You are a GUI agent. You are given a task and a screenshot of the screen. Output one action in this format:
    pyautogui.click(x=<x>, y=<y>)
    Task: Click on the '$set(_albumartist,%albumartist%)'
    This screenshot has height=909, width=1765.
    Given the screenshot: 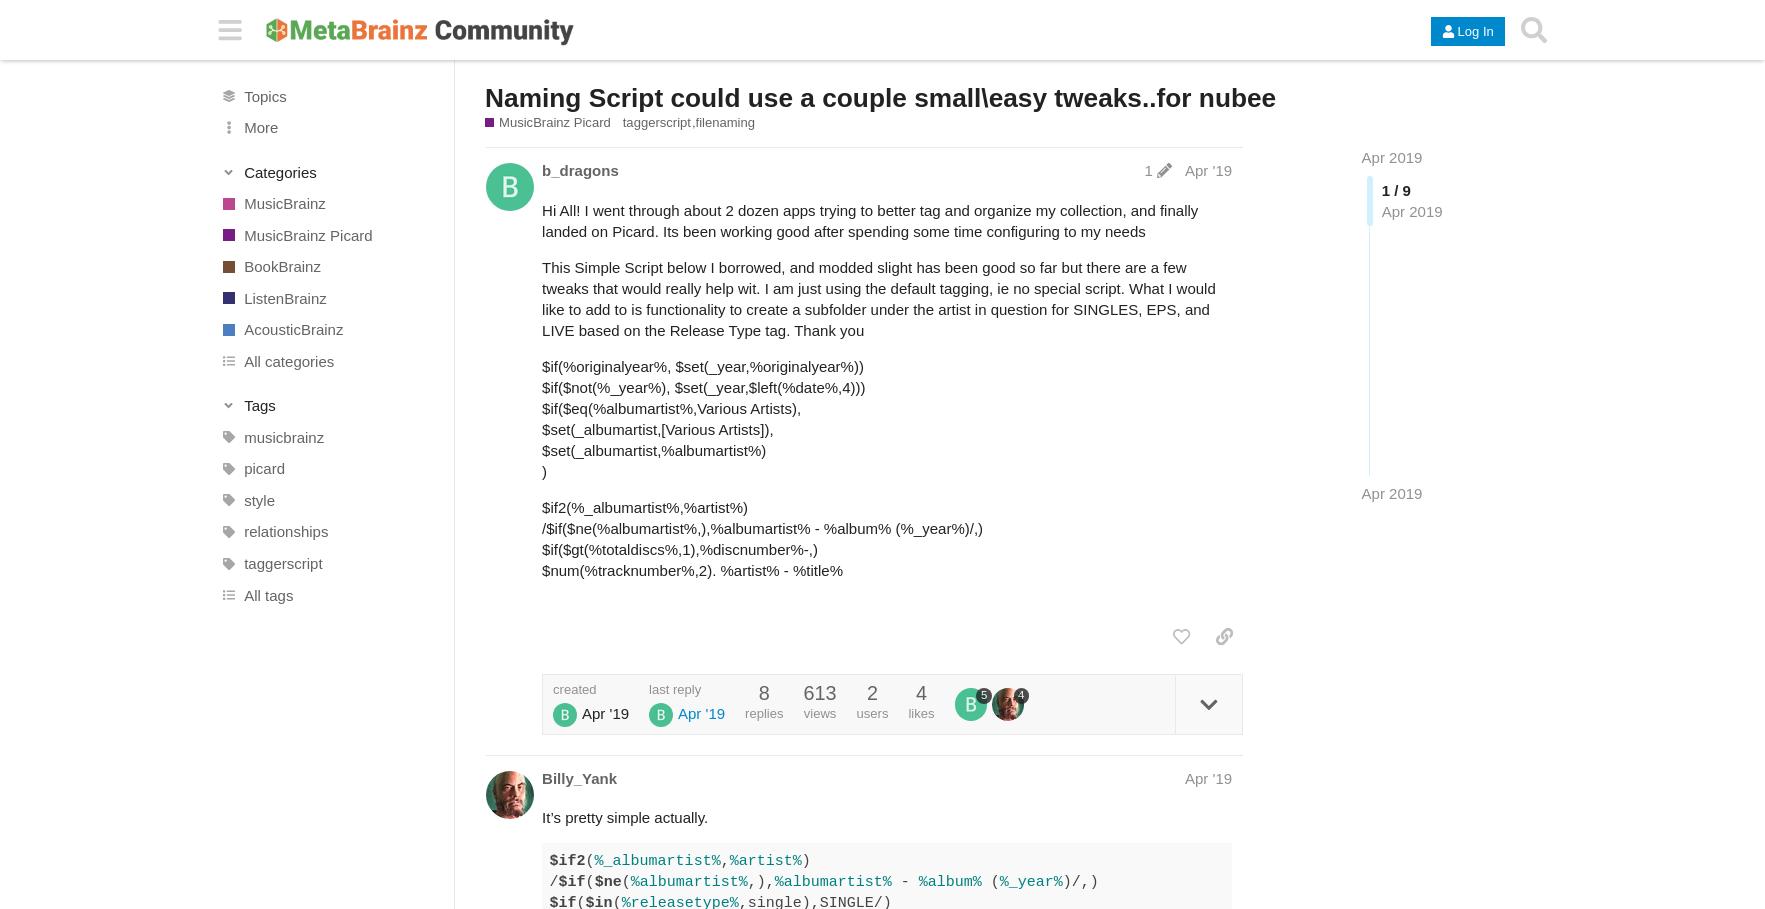 What is the action you would take?
    pyautogui.click(x=652, y=449)
    